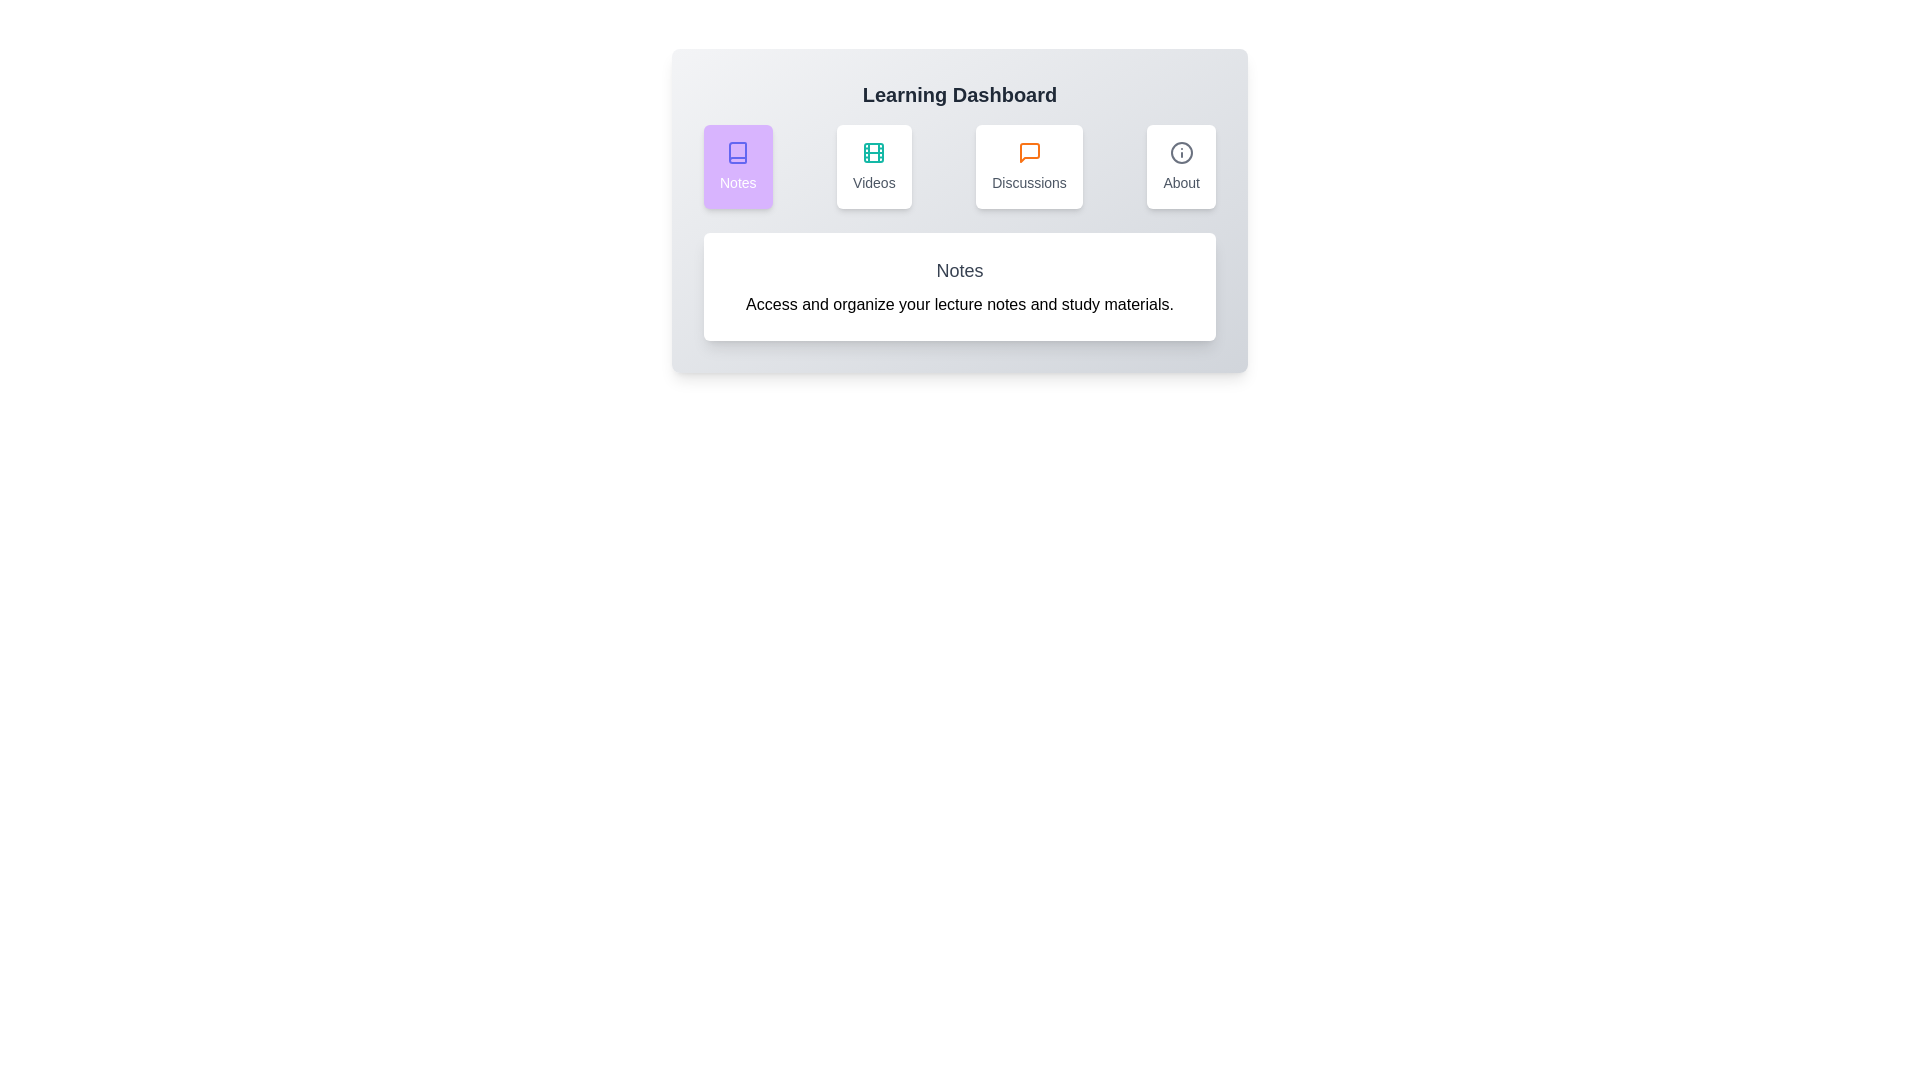 Image resolution: width=1920 pixels, height=1080 pixels. I want to click on the Notes tab by clicking on its corresponding button, so click(737, 165).